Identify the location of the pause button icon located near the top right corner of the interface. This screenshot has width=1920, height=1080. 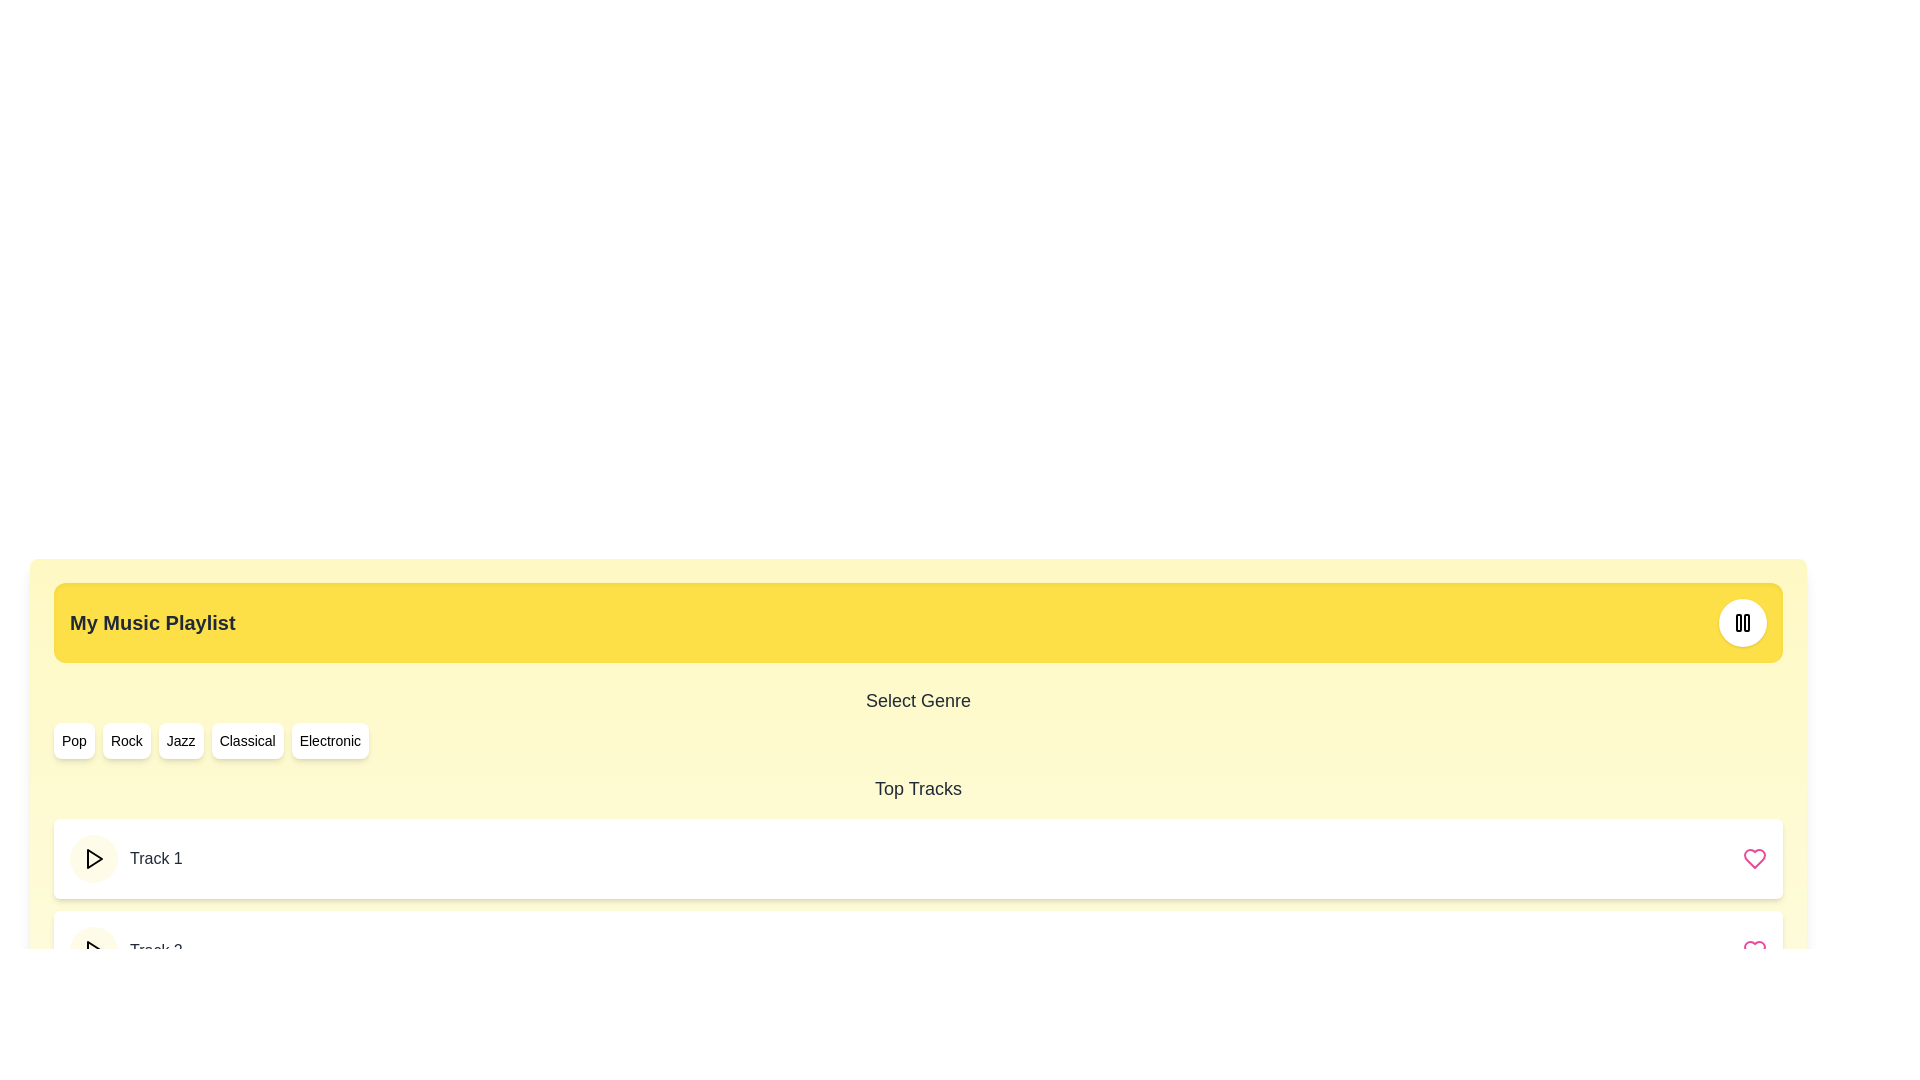
(1741, 622).